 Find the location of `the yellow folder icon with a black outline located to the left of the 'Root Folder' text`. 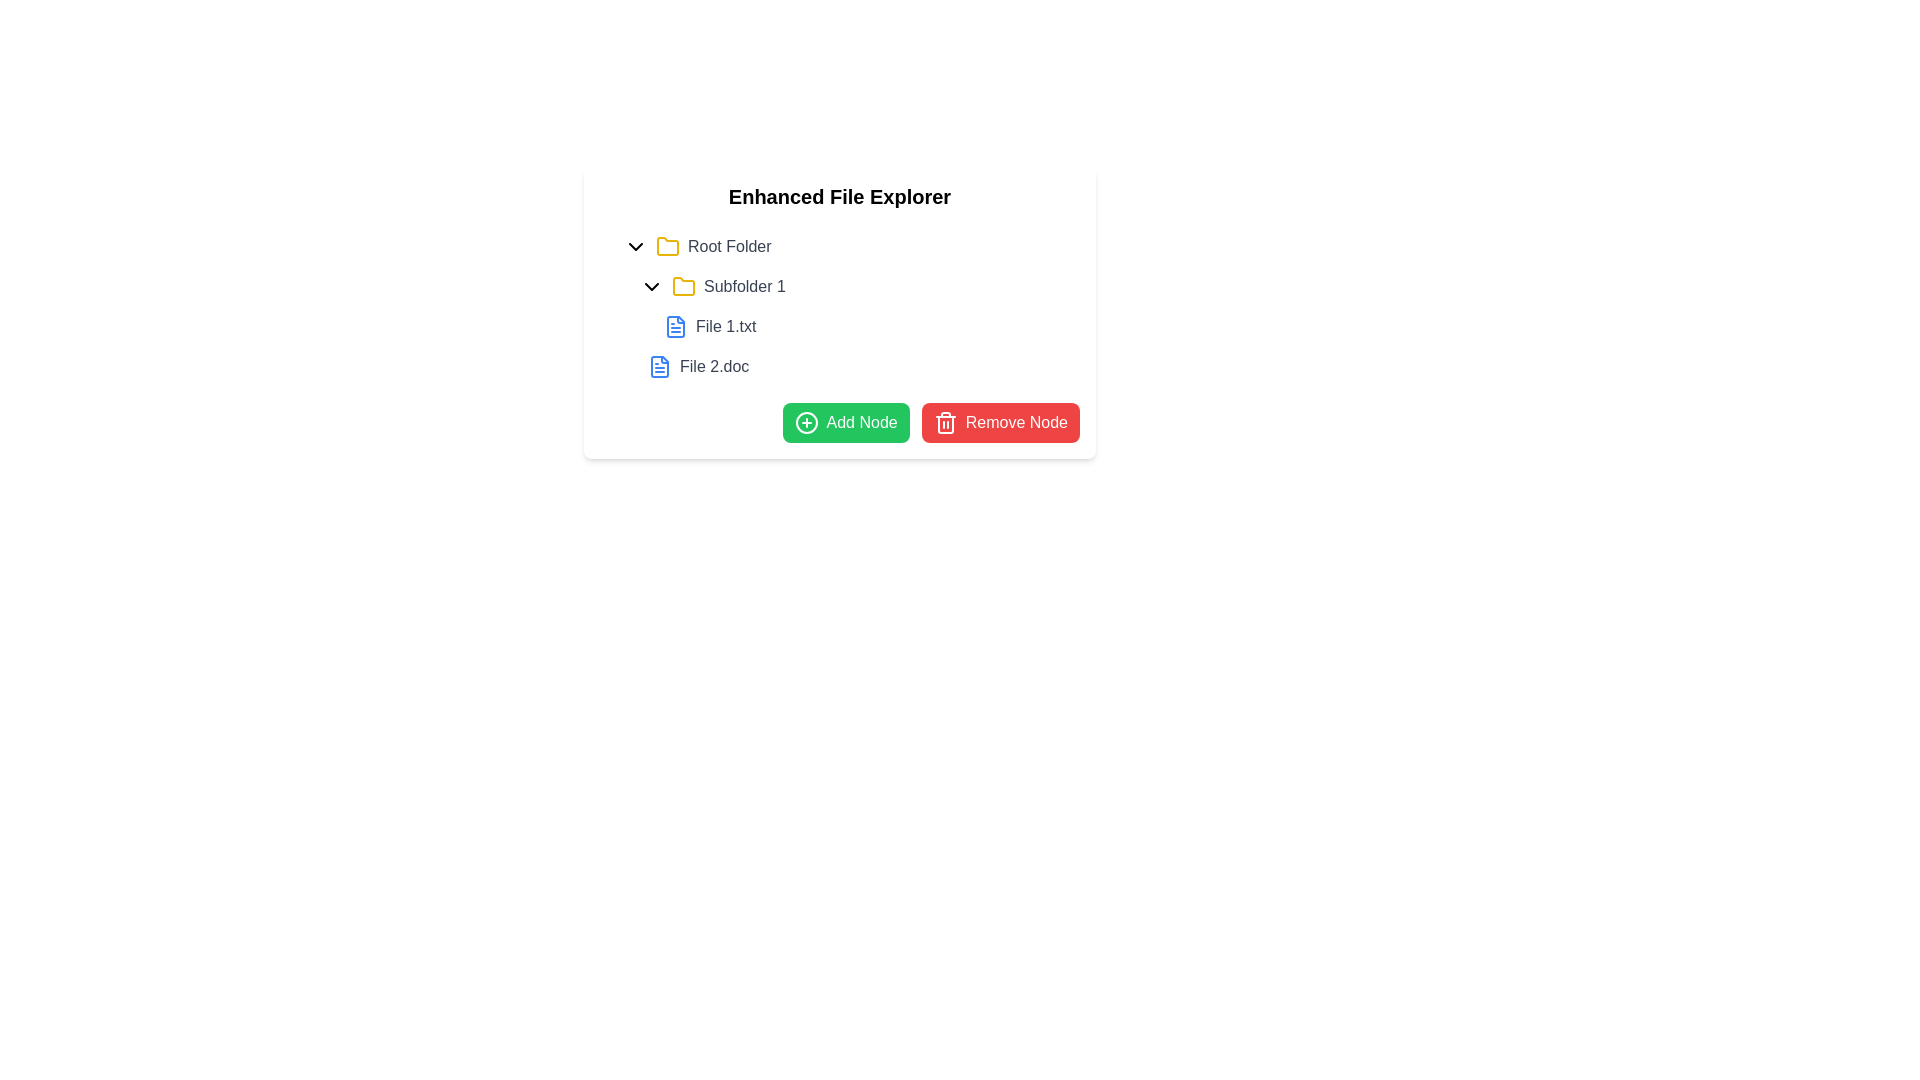

the yellow folder icon with a black outline located to the left of the 'Root Folder' text is located at coordinates (667, 245).